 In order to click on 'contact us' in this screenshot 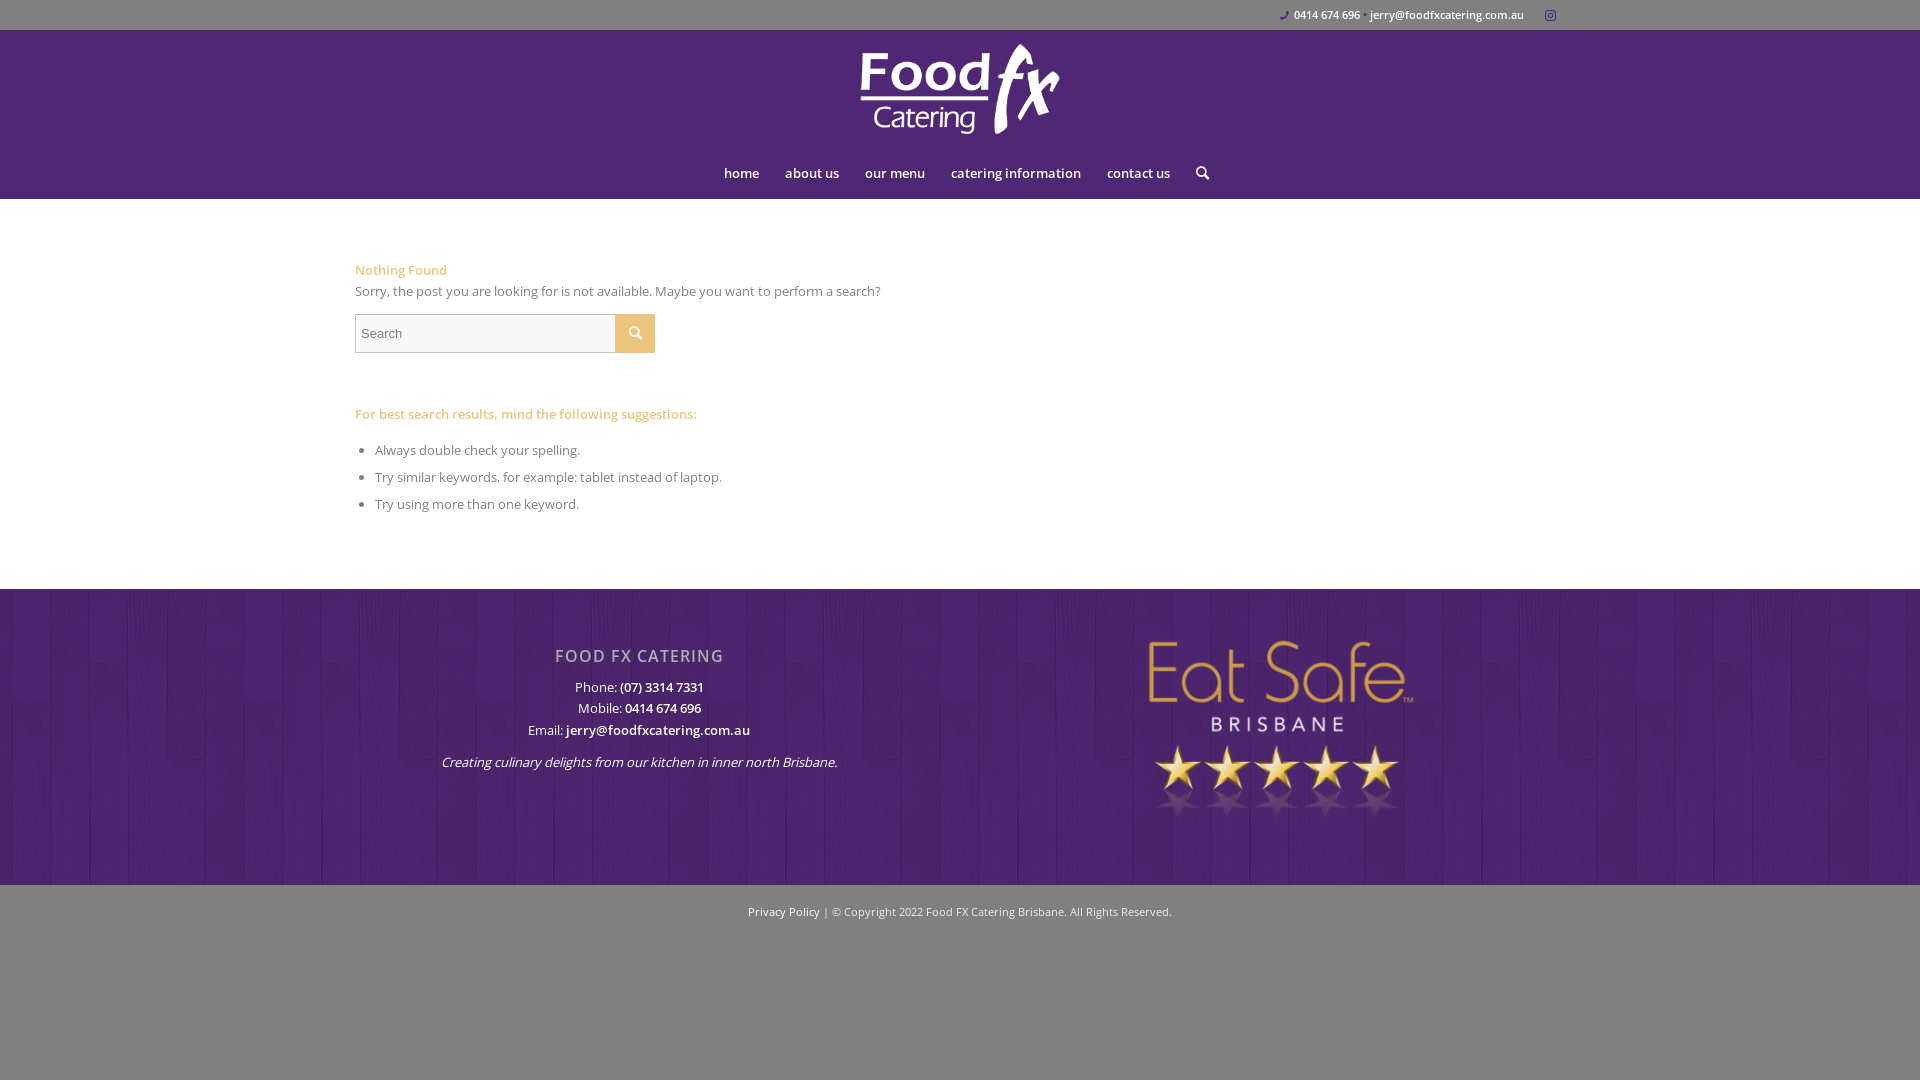, I will do `click(1138, 172)`.